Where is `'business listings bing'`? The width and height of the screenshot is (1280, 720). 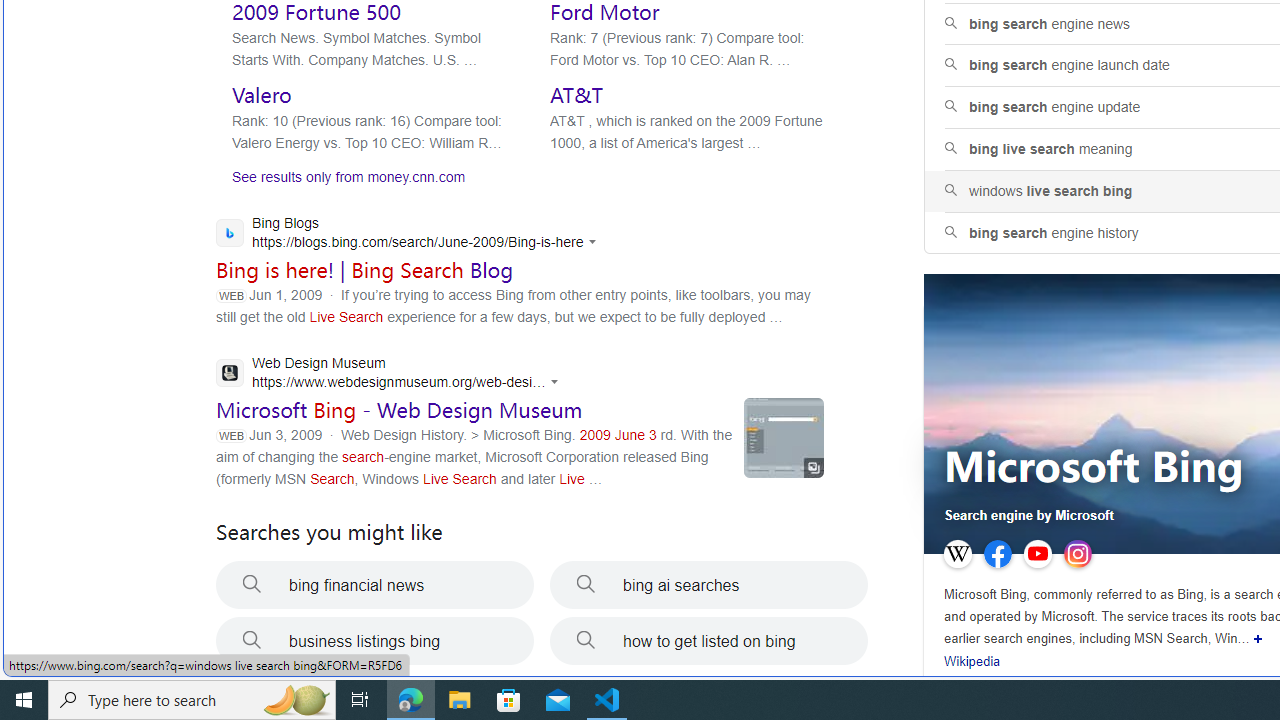
'business listings bing' is located at coordinates (375, 641).